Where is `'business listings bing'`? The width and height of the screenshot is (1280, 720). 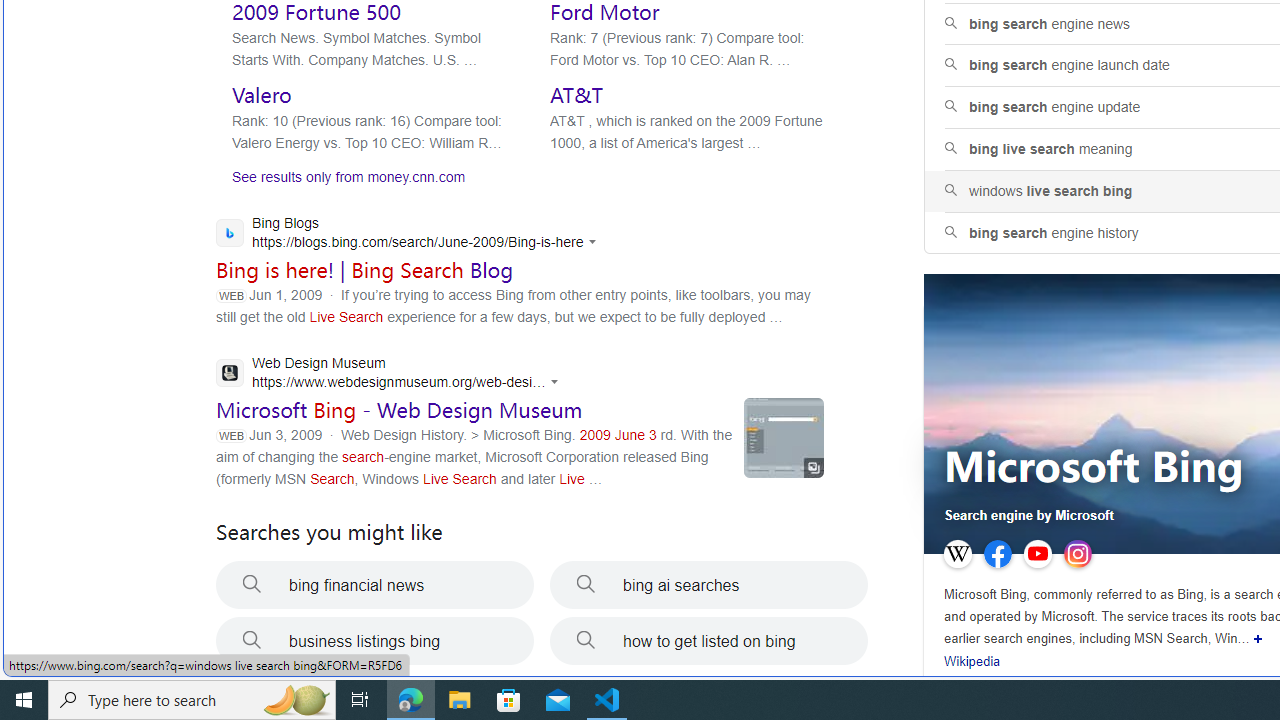
'business listings bing' is located at coordinates (375, 641).